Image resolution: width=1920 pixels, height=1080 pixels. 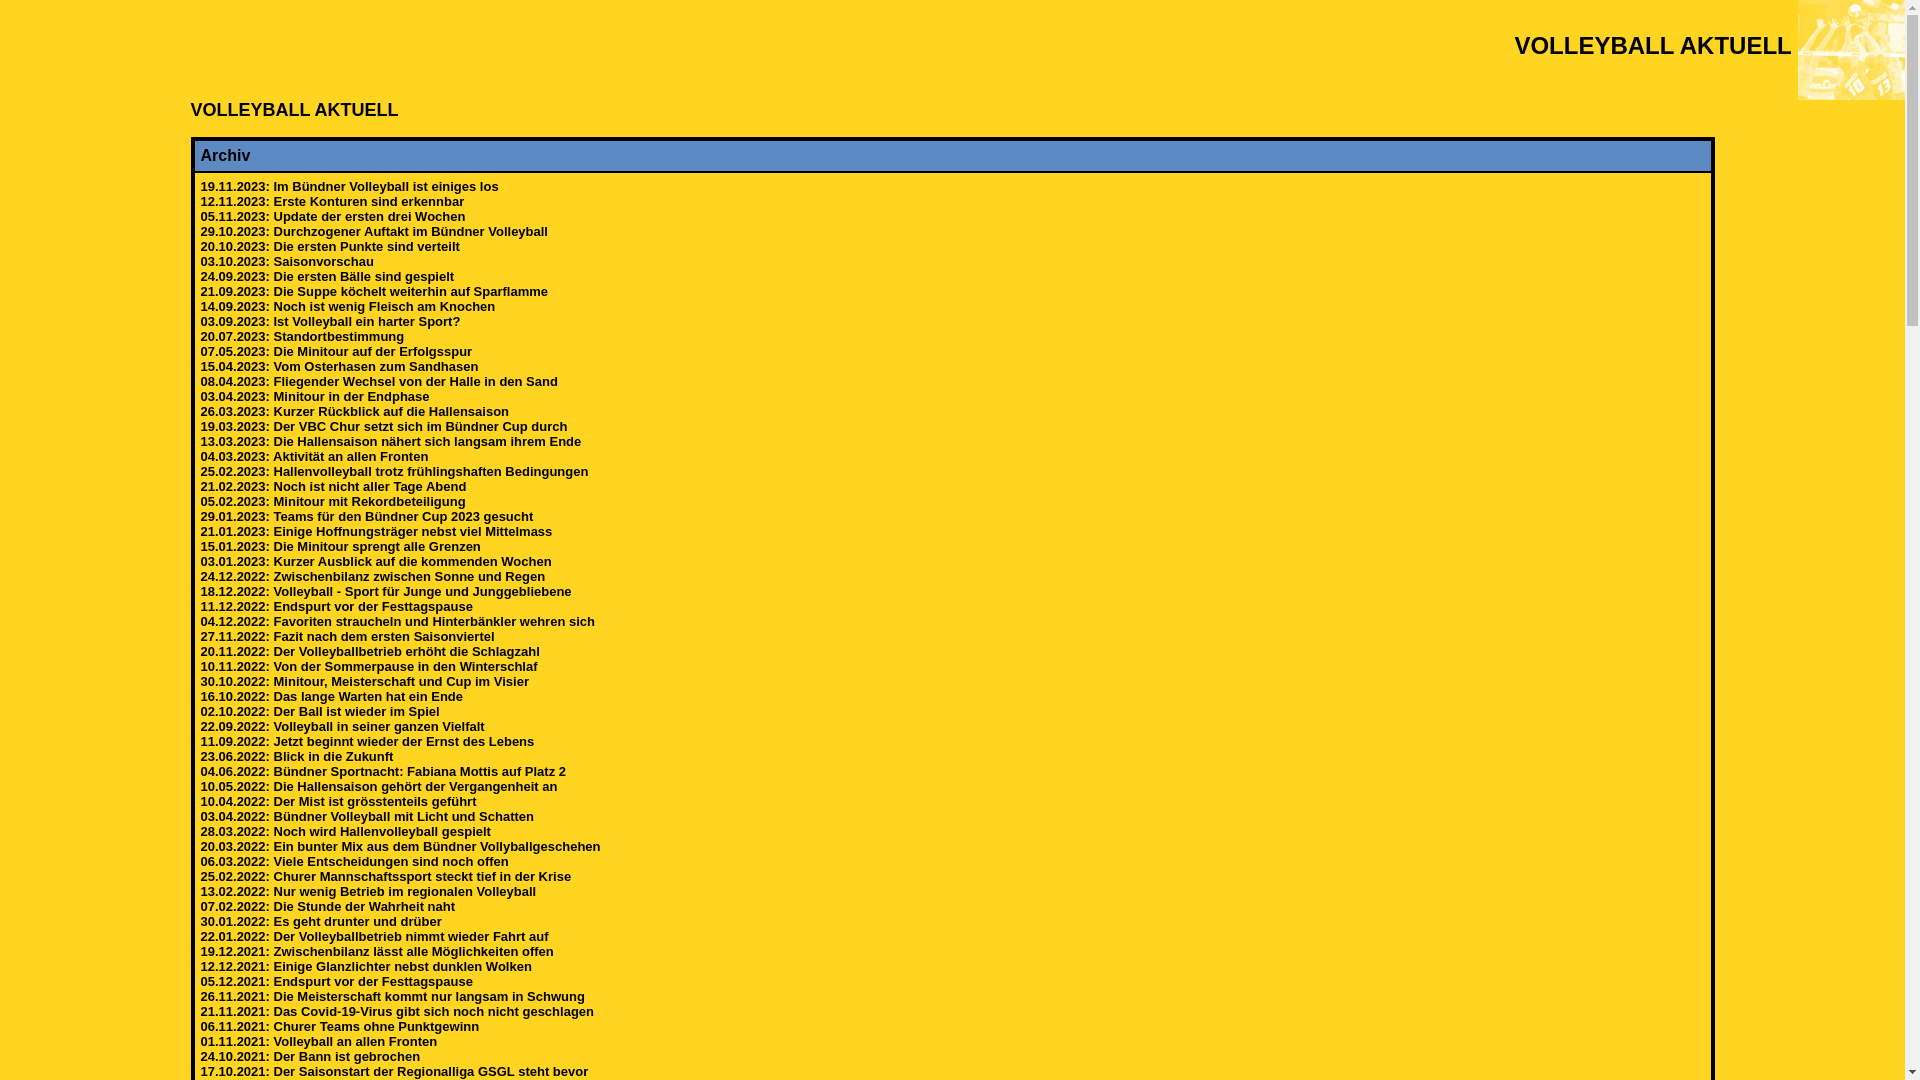 I want to click on '26.11.2021: Die Meisterschaft kommt nur langsam in Schwung', so click(x=392, y=996).